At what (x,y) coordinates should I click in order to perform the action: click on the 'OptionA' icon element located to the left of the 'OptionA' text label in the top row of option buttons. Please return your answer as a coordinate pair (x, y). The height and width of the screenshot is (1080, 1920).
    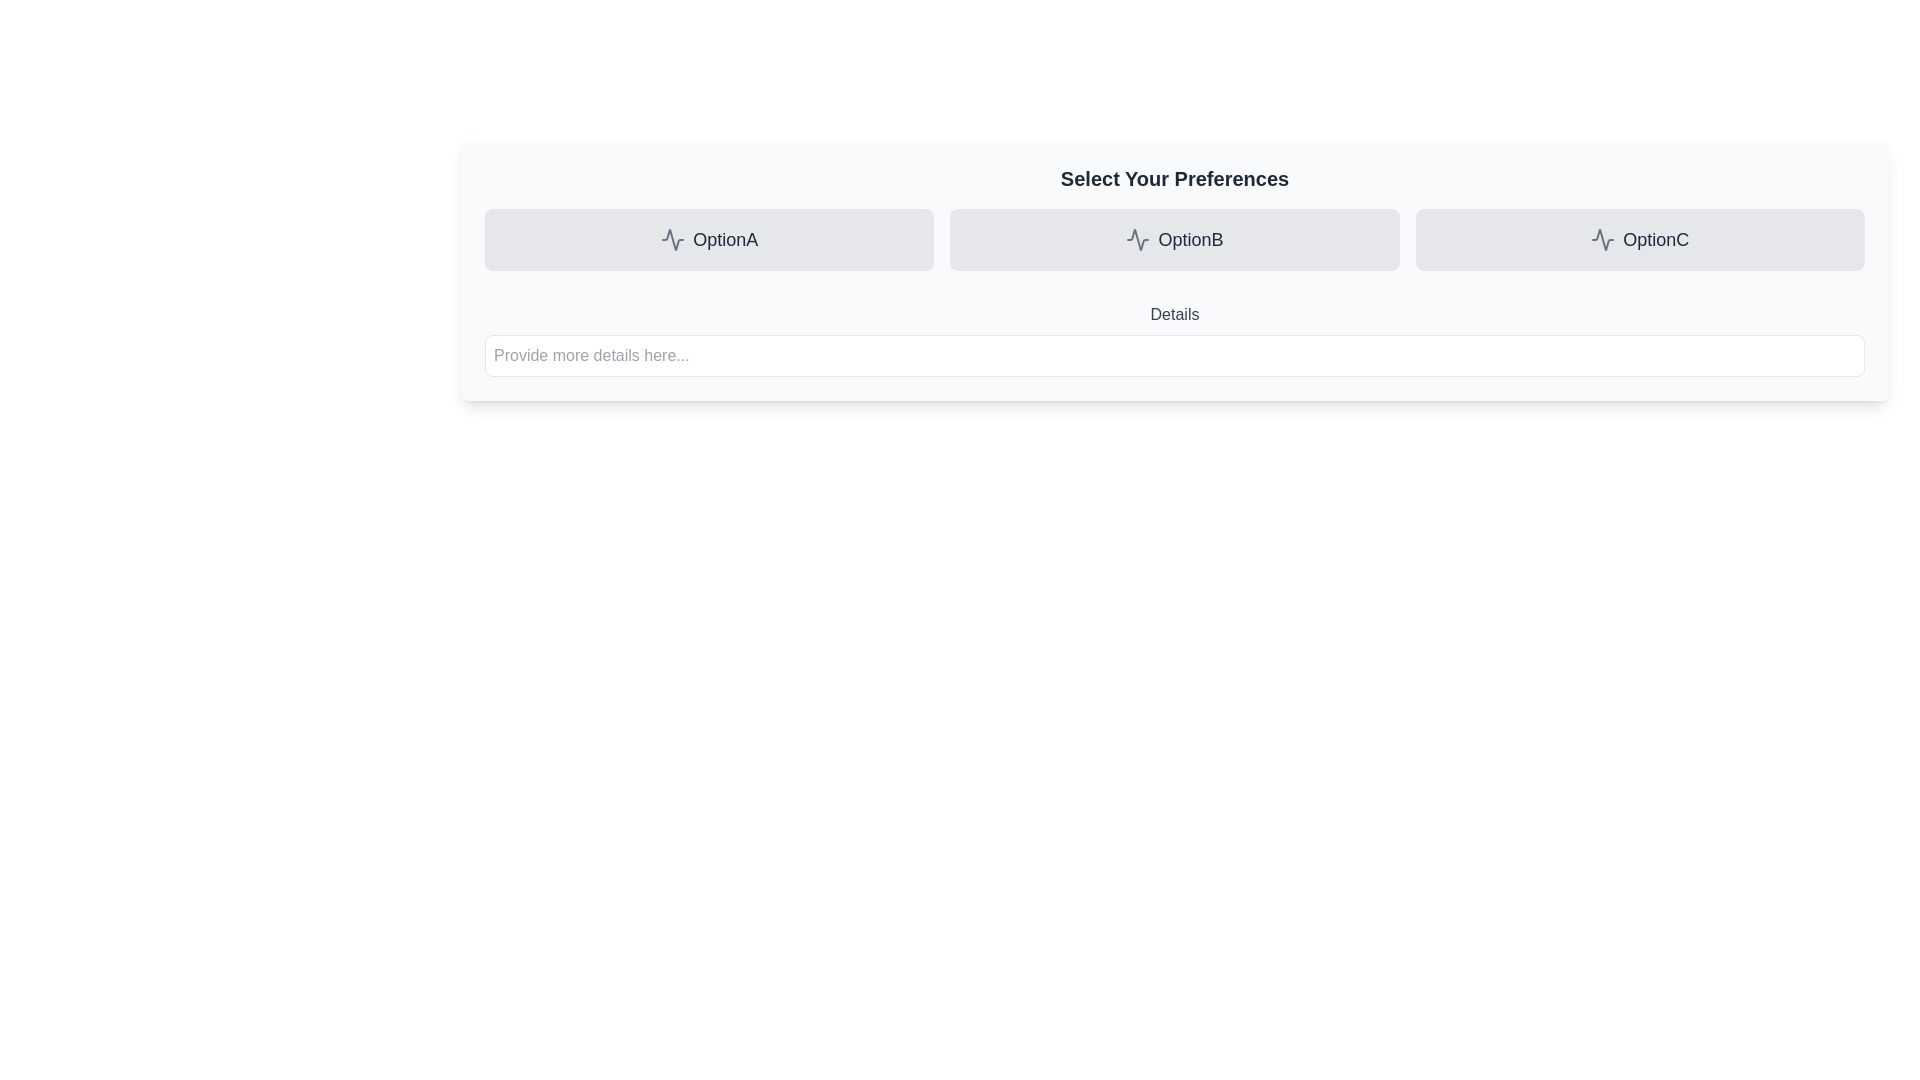
    Looking at the image, I should click on (673, 238).